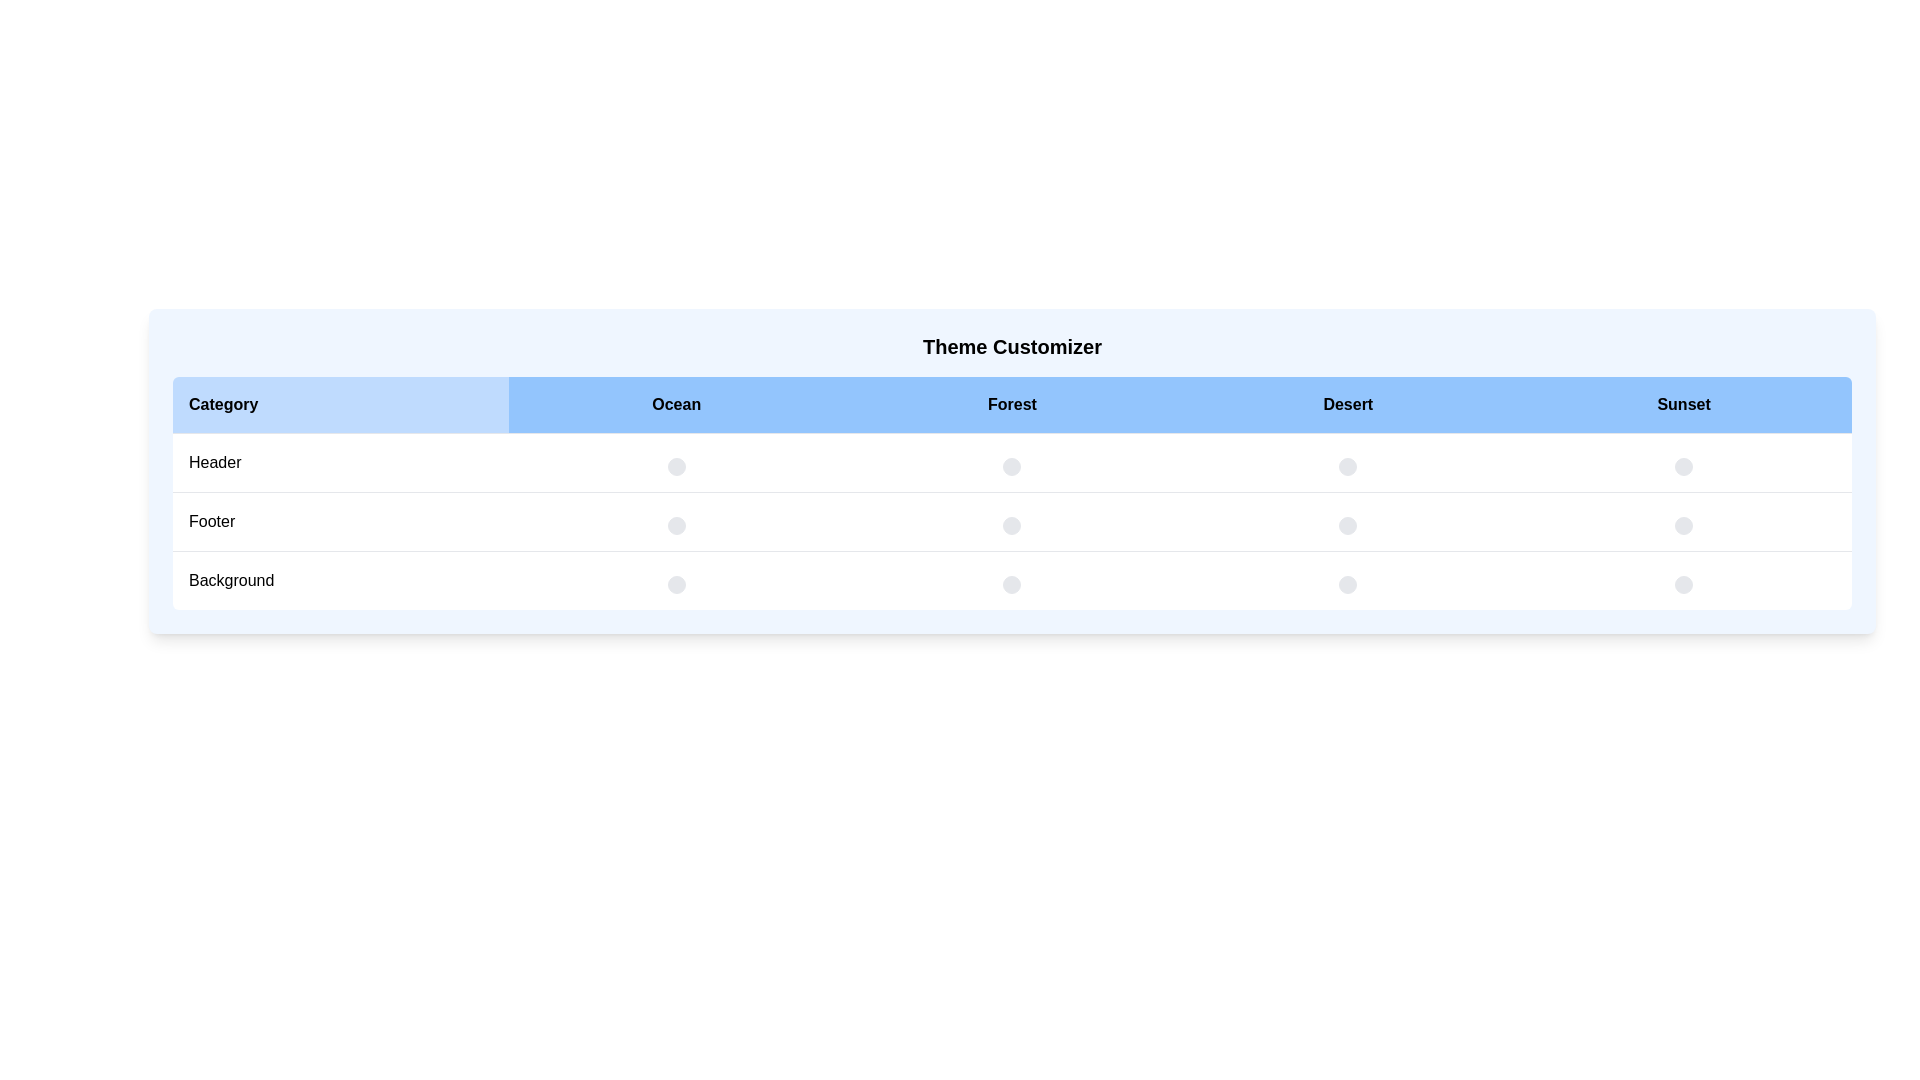  What do you see at coordinates (1012, 520) in the screenshot?
I see `the small circular interactive button with a light gray background located in the second row ('Footer') and second column ('Forest') of the grid layout` at bounding box center [1012, 520].